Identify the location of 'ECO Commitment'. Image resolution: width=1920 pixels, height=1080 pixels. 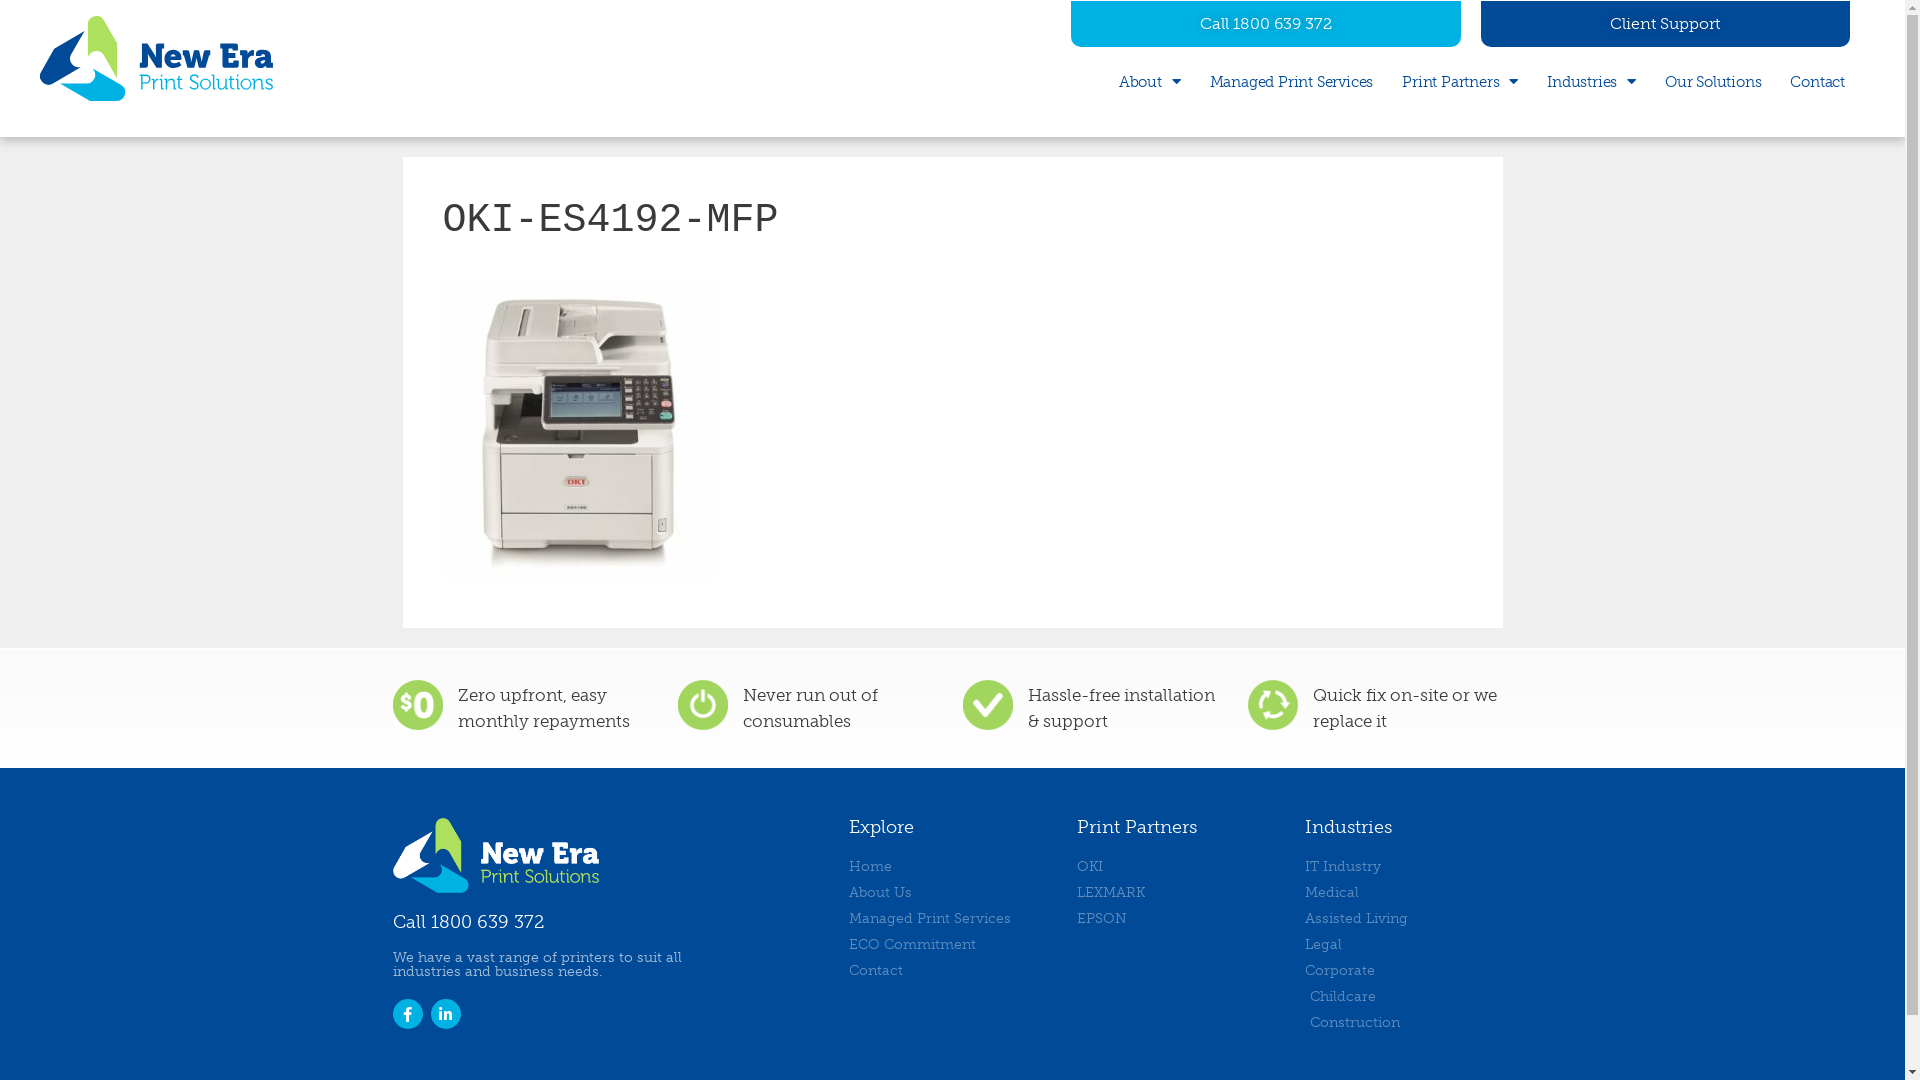
(950, 944).